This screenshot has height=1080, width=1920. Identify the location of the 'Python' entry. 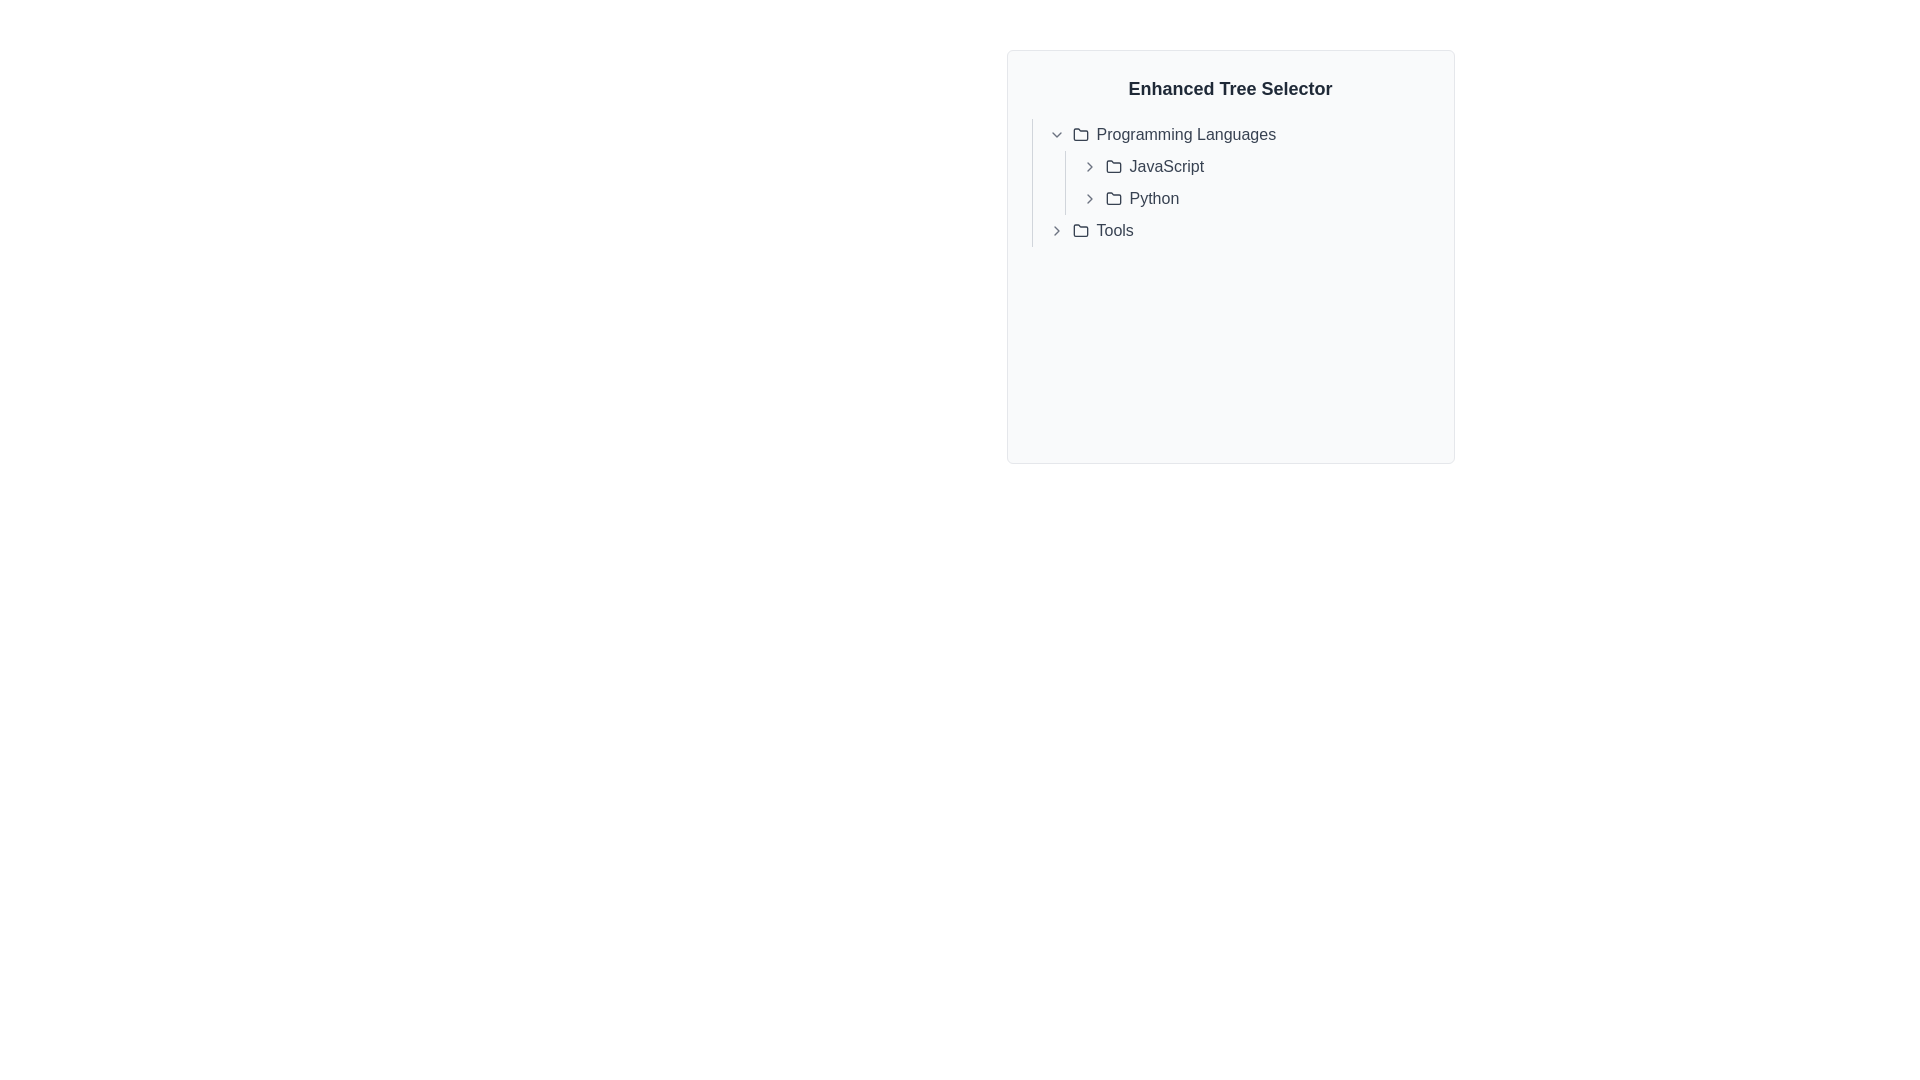
(1254, 199).